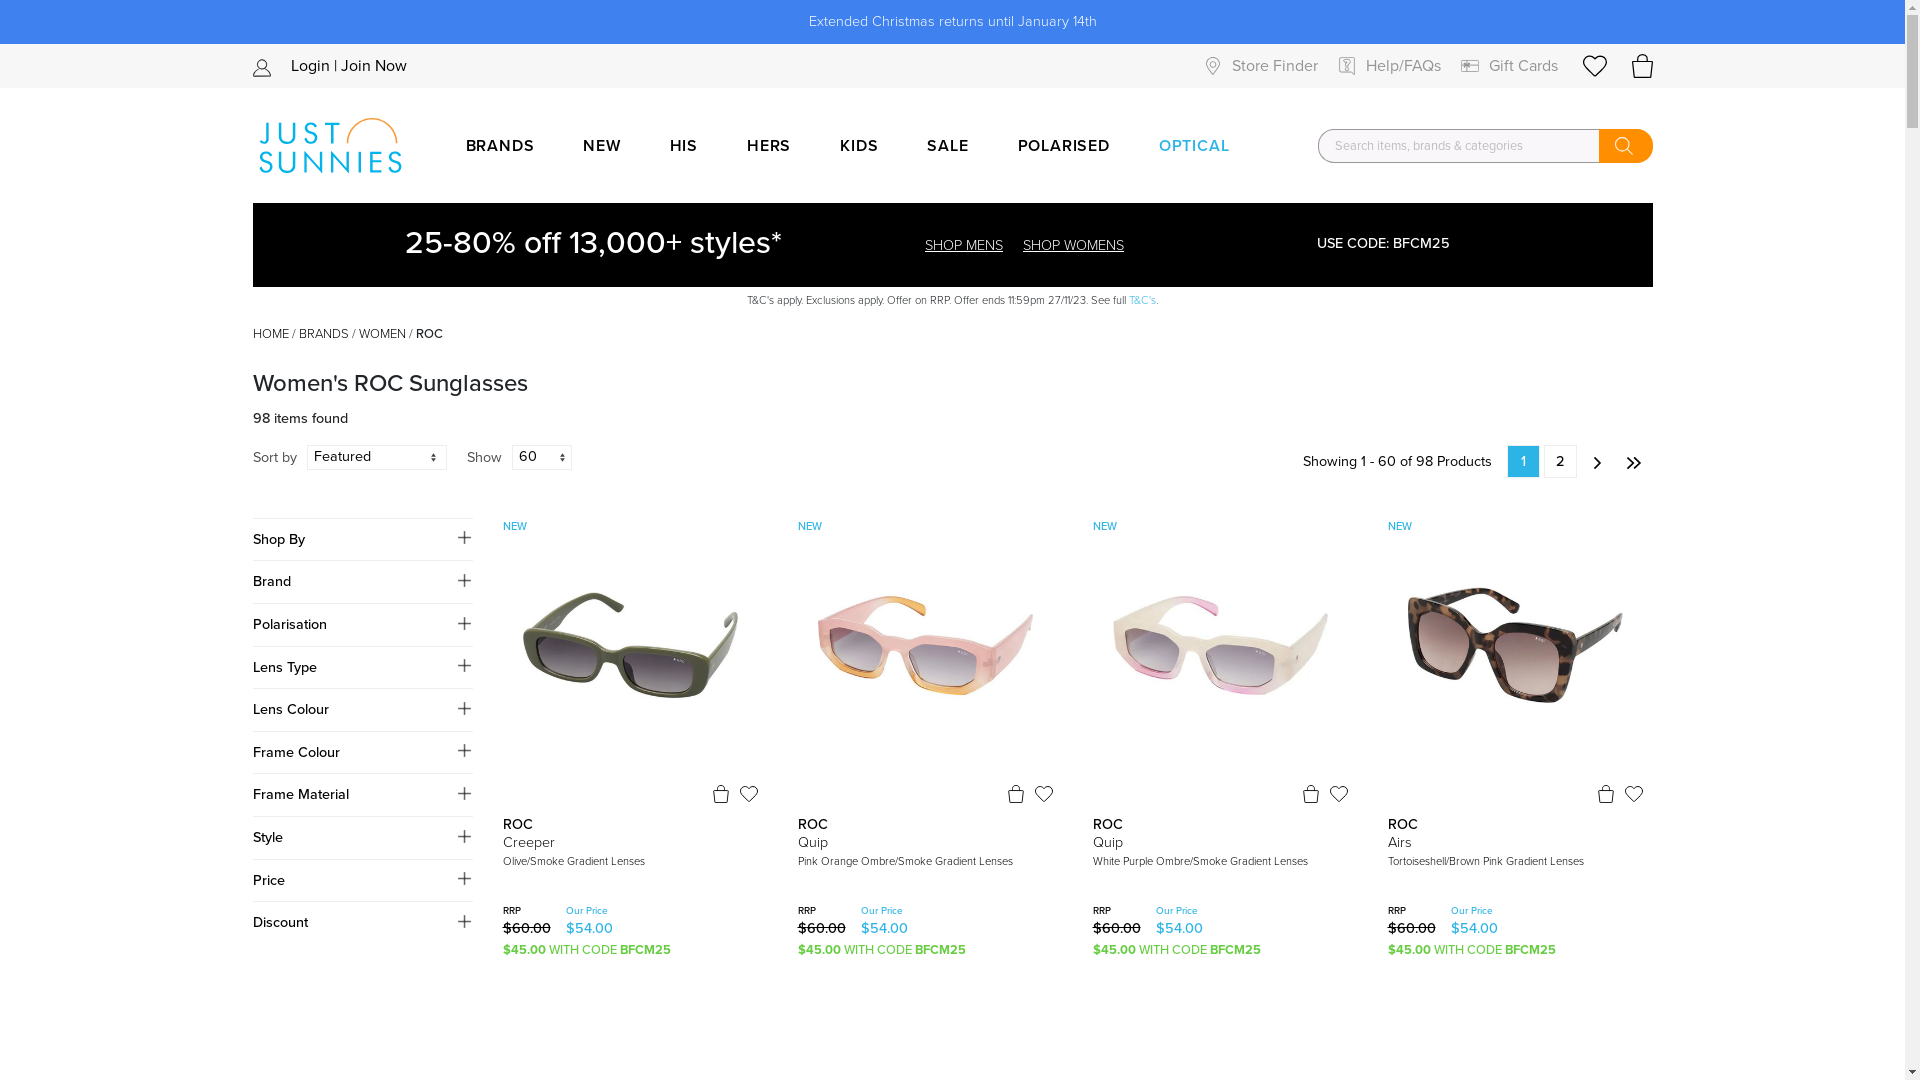  Describe the element at coordinates (946, 144) in the screenshot. I see `'SALE'` at that location.